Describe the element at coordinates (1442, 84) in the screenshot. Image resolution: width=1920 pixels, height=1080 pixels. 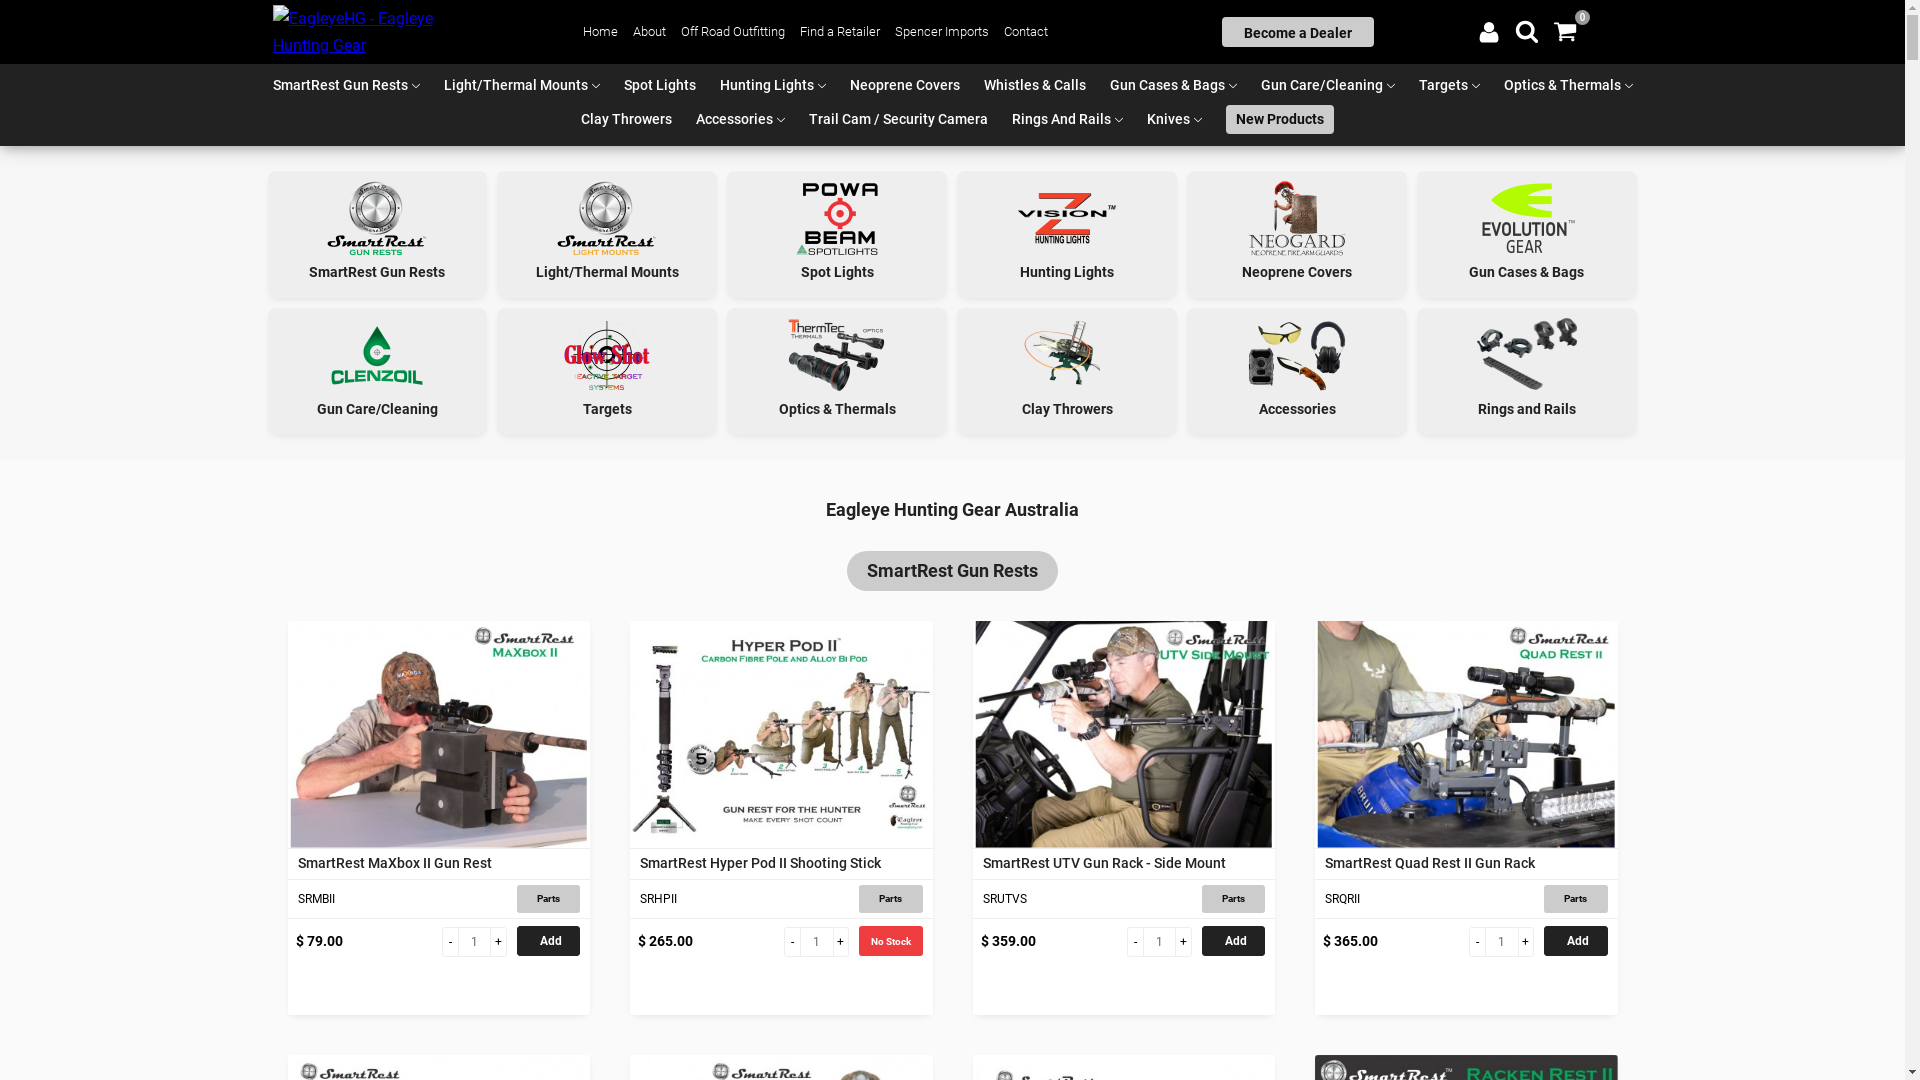
I see `'Targets'` at that location.